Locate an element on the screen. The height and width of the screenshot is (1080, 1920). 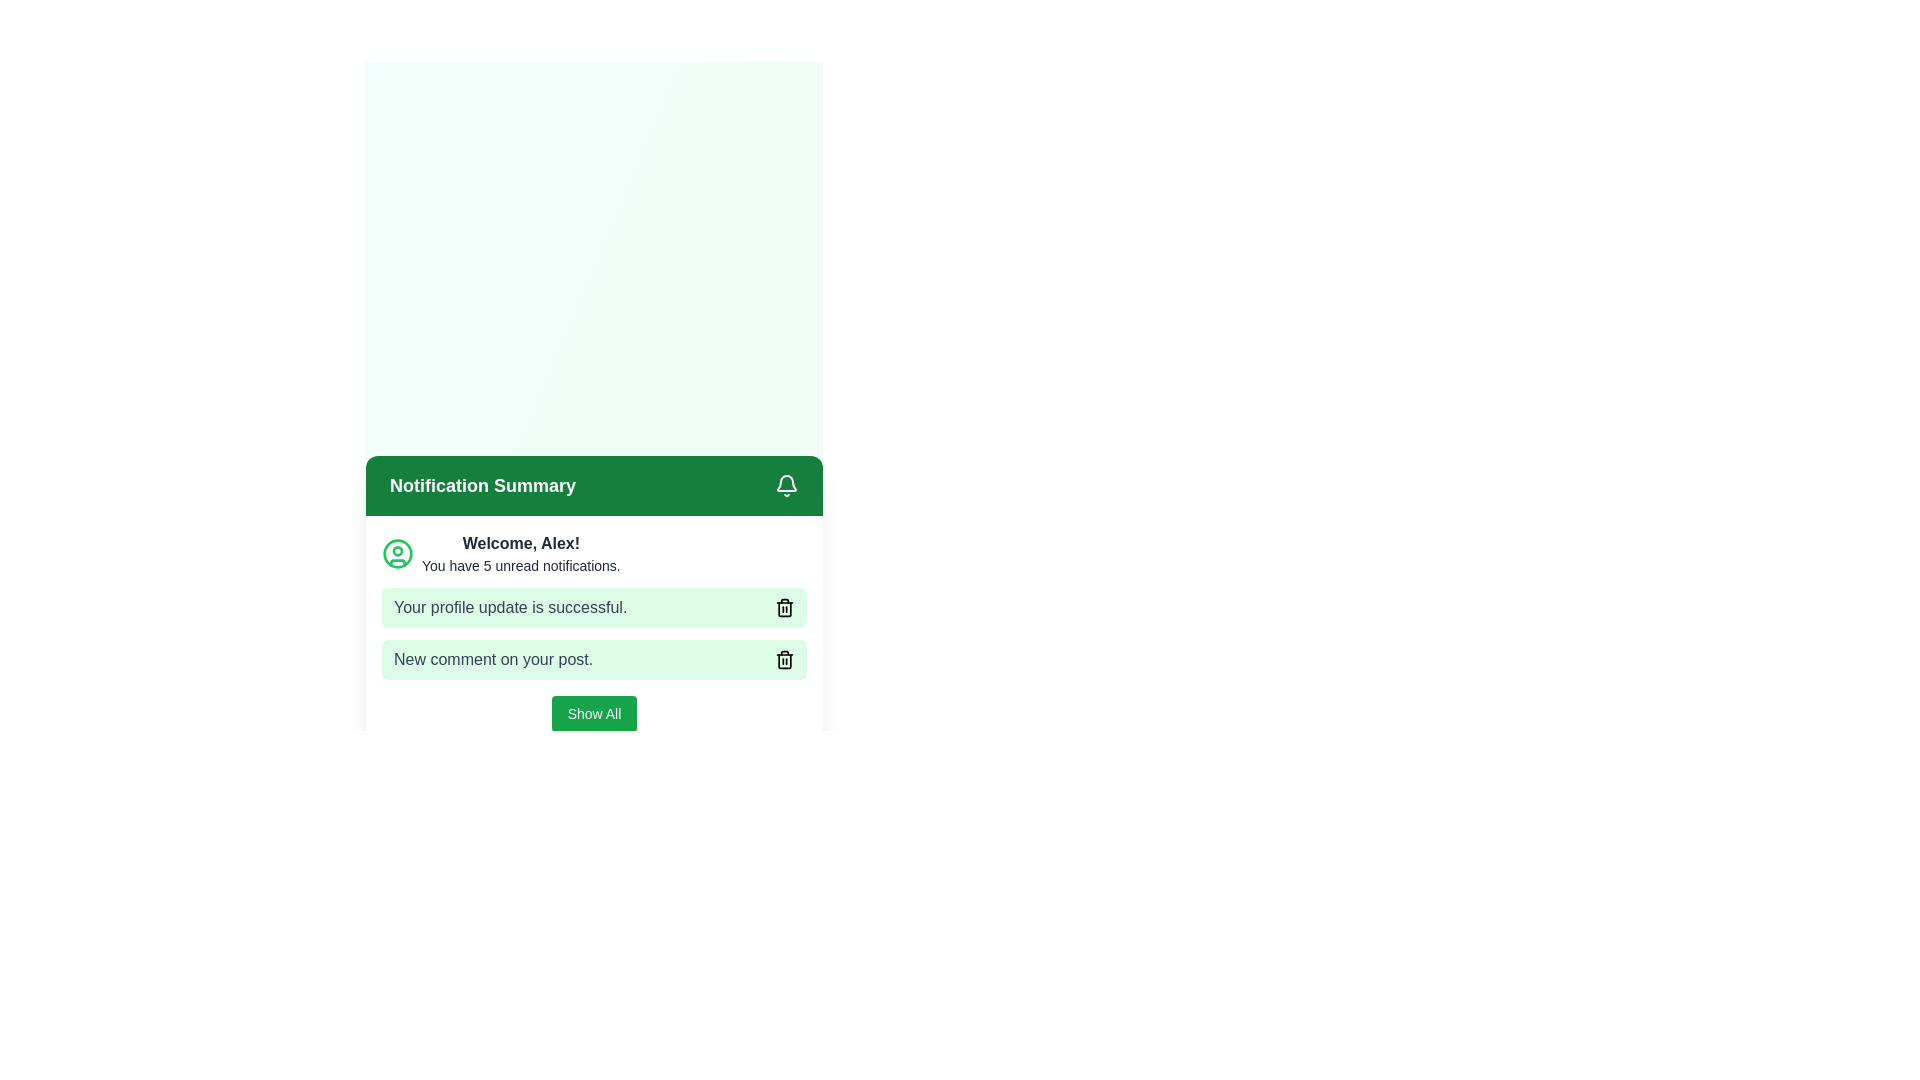
the Text information area that displays a greeting message 'Welcome, Alex!' and a notification summary about unread notifications is located at coordinates (521, 554).